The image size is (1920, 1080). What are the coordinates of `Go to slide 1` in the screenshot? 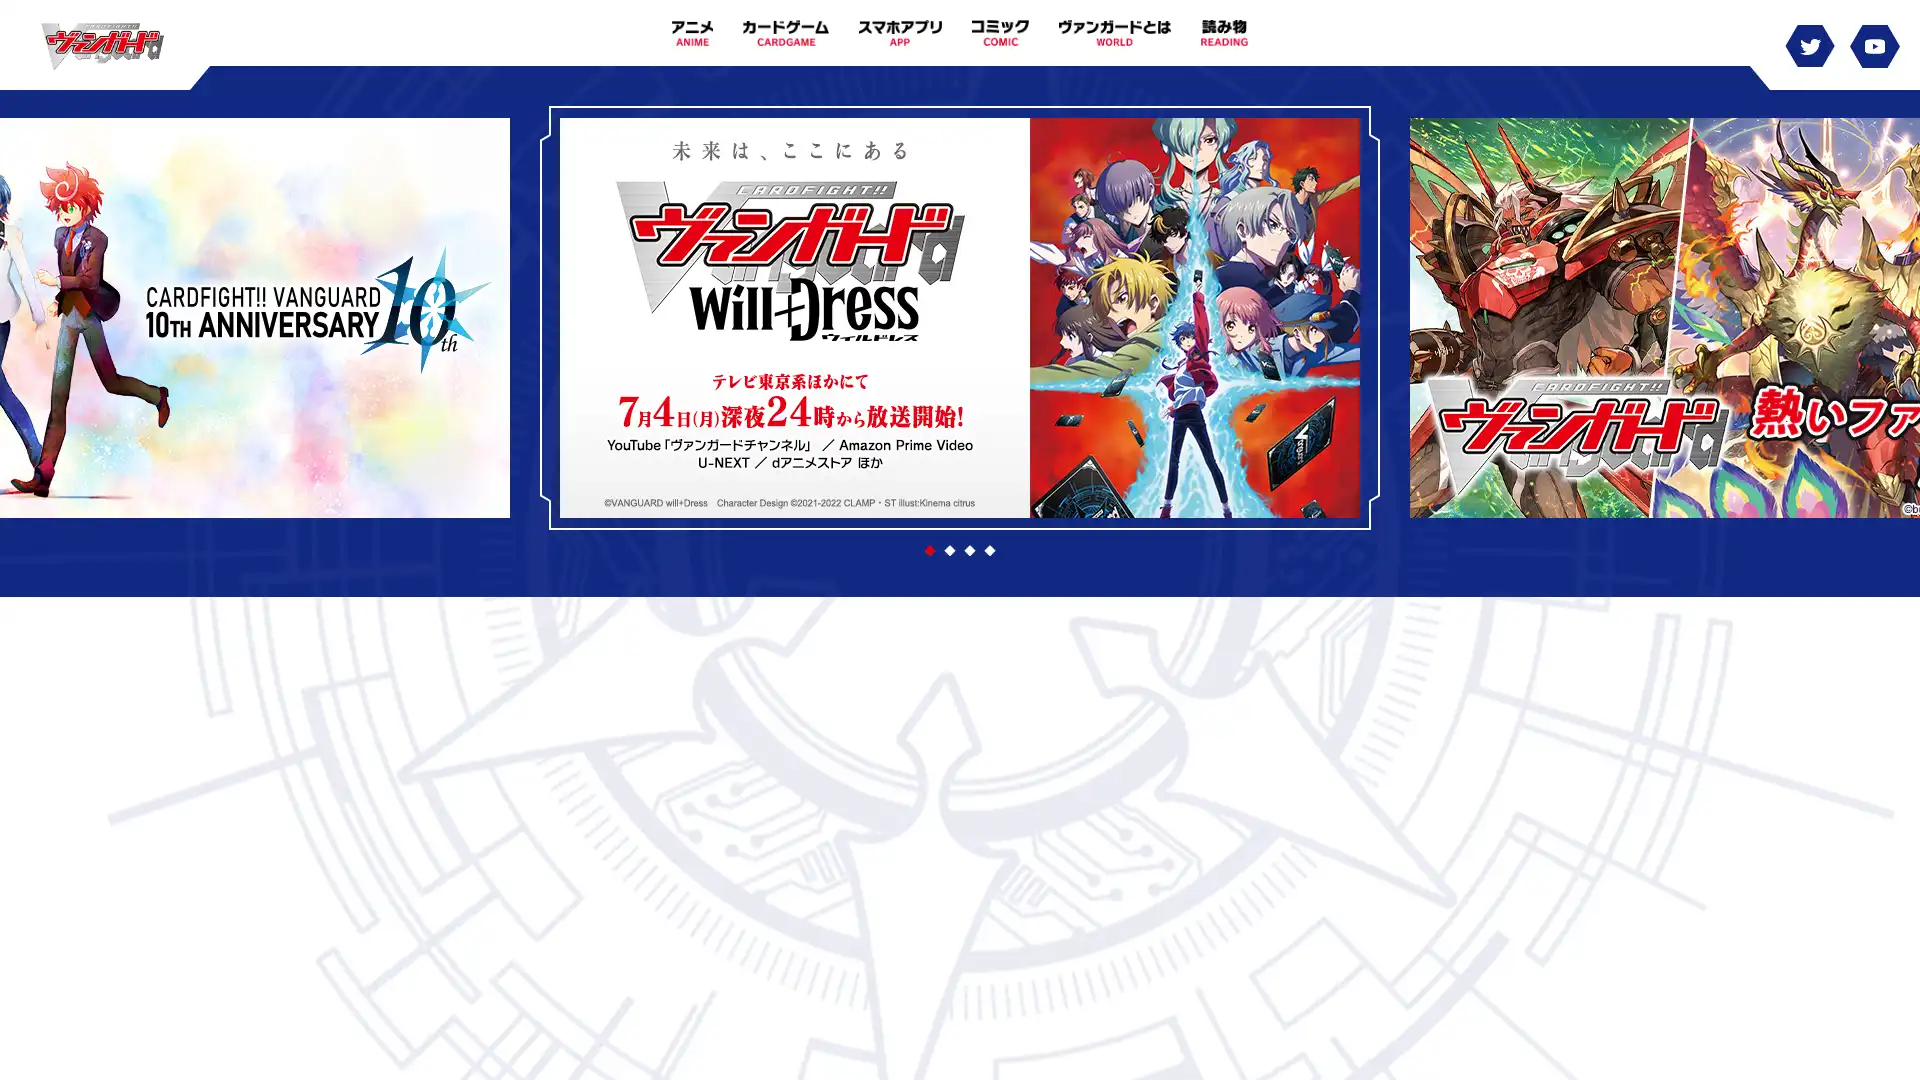 It's located at (929, 551).